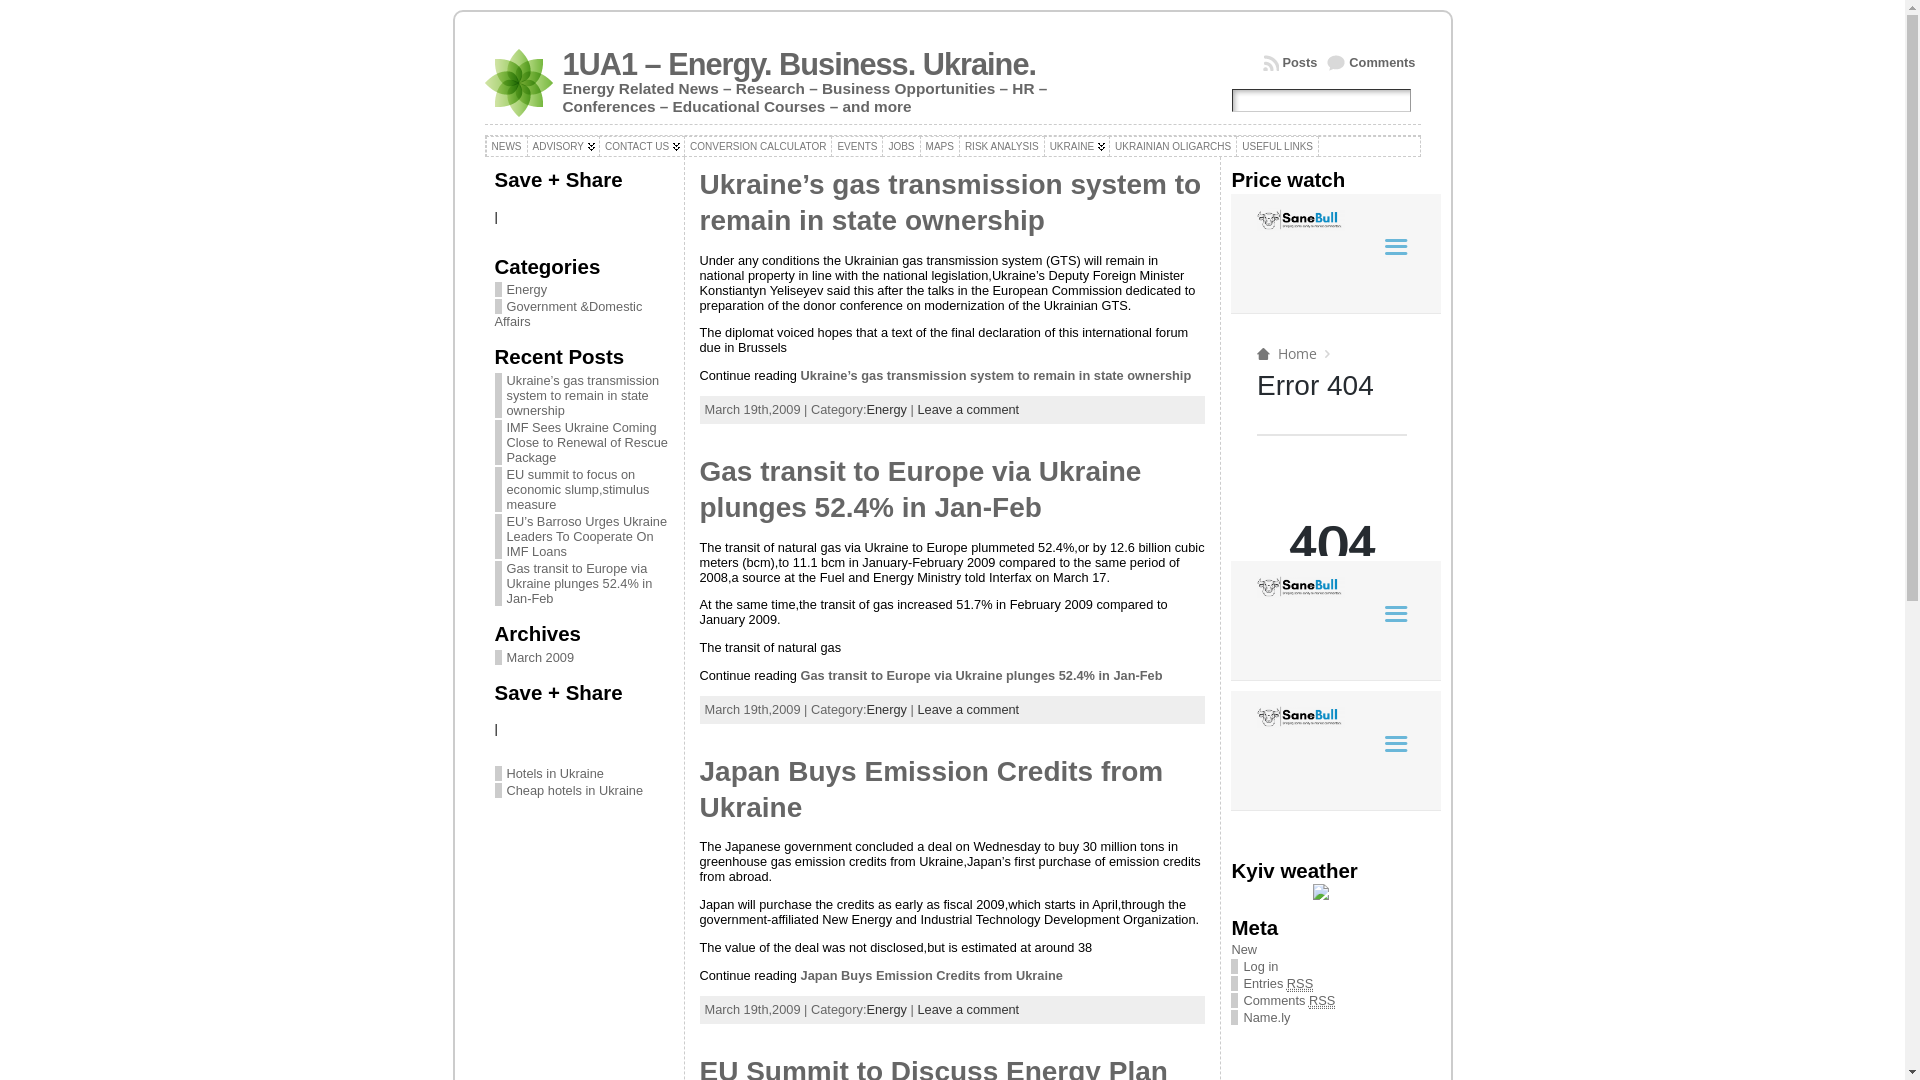 The image size is (1920, 1080). Describe the element at coordinates (1042, 145) in the screenshot. I see `'UKRAINE'` at that location.